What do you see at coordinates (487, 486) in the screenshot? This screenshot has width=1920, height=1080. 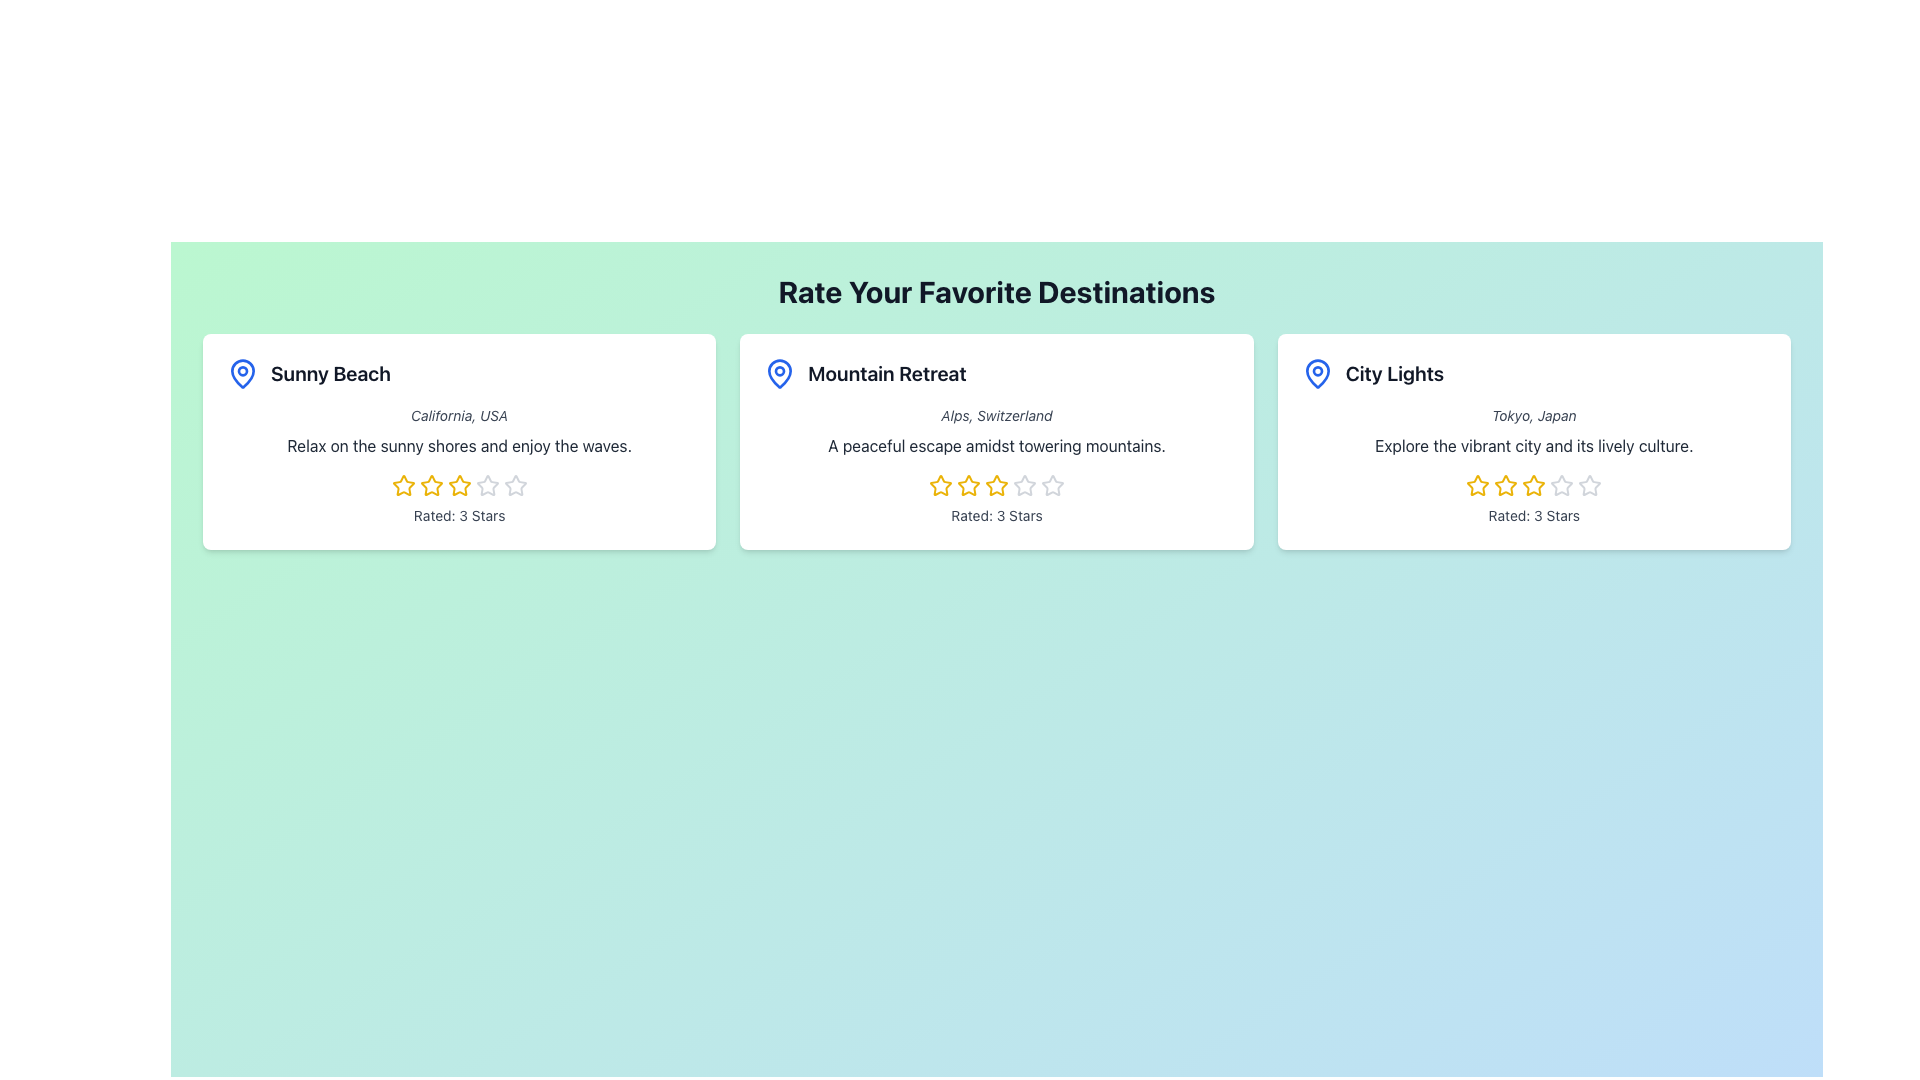 I see `the fifth interactive star in the rating system for 'Sunny Beach', which is located above the text 'Rated: 3 Stars'` at bounding box center [487, 486].